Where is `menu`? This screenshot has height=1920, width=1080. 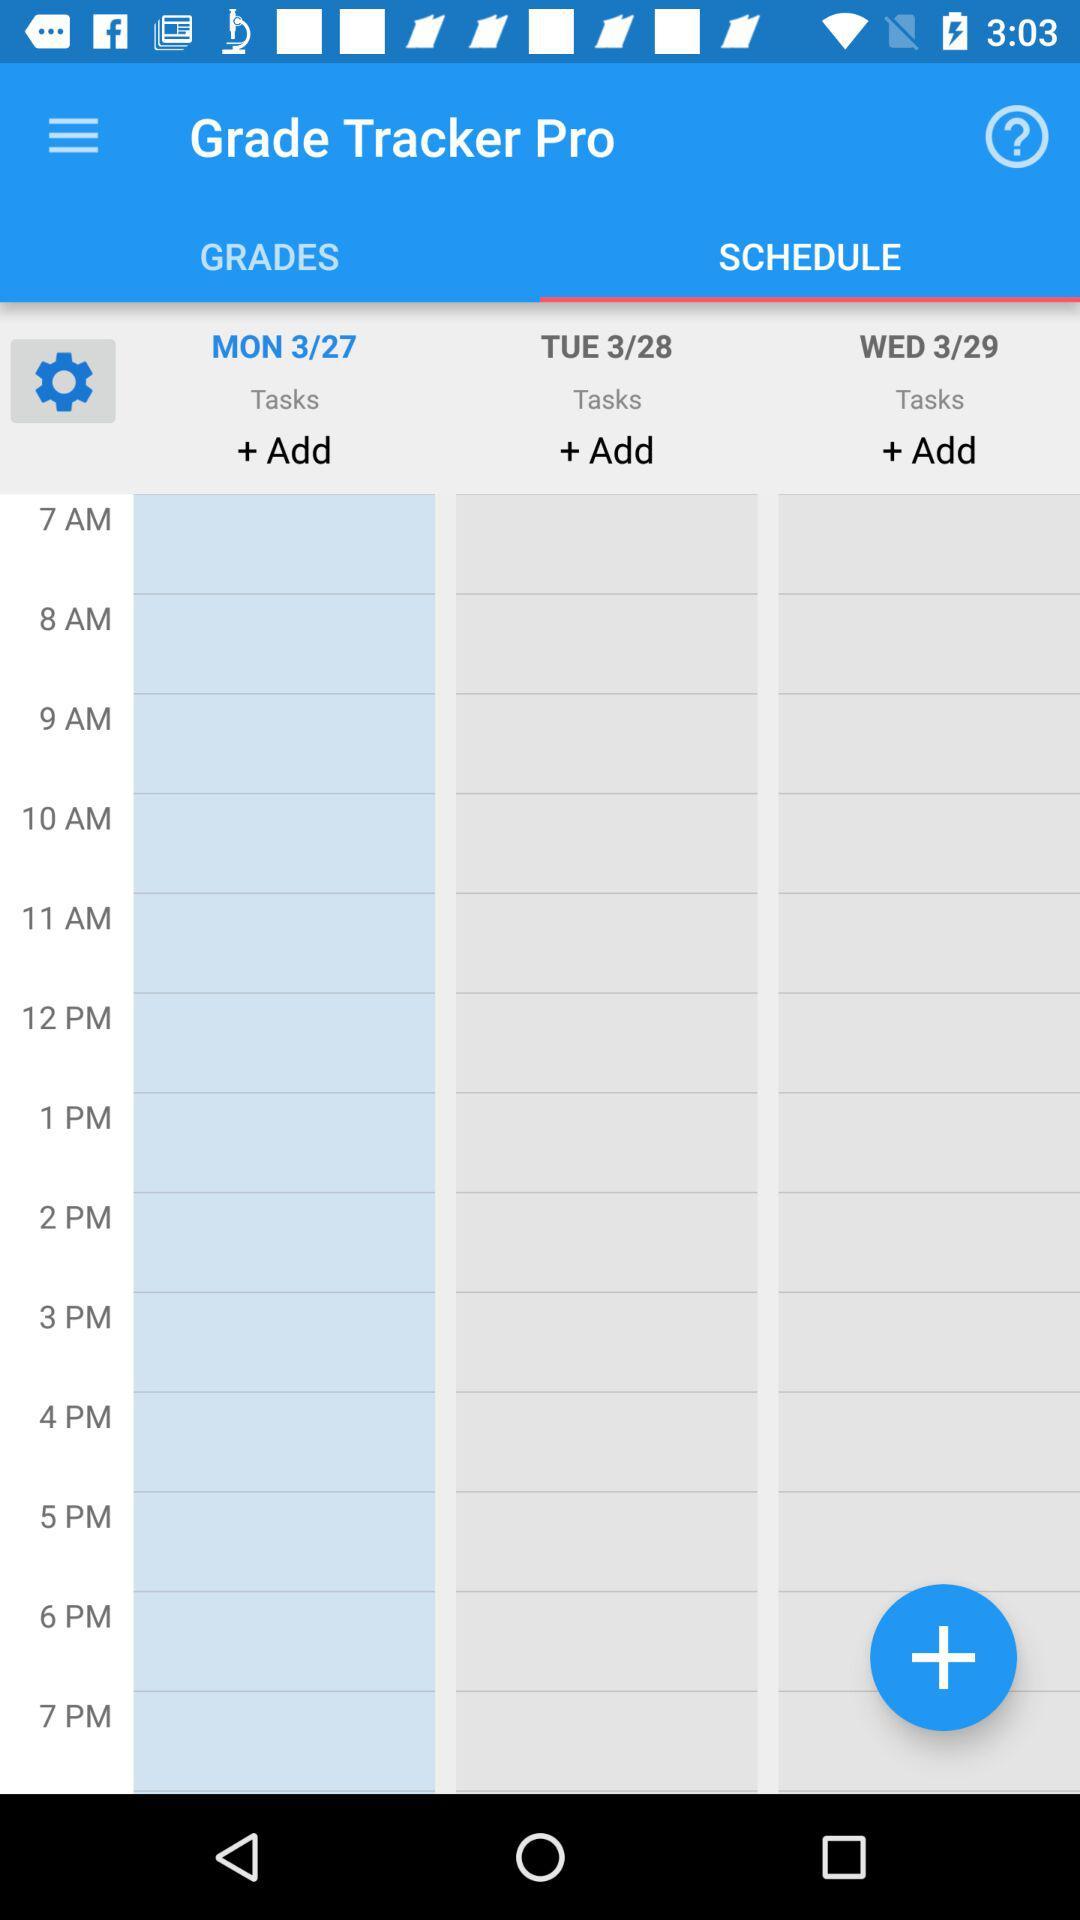
menu is located at coordinates (72, 135).